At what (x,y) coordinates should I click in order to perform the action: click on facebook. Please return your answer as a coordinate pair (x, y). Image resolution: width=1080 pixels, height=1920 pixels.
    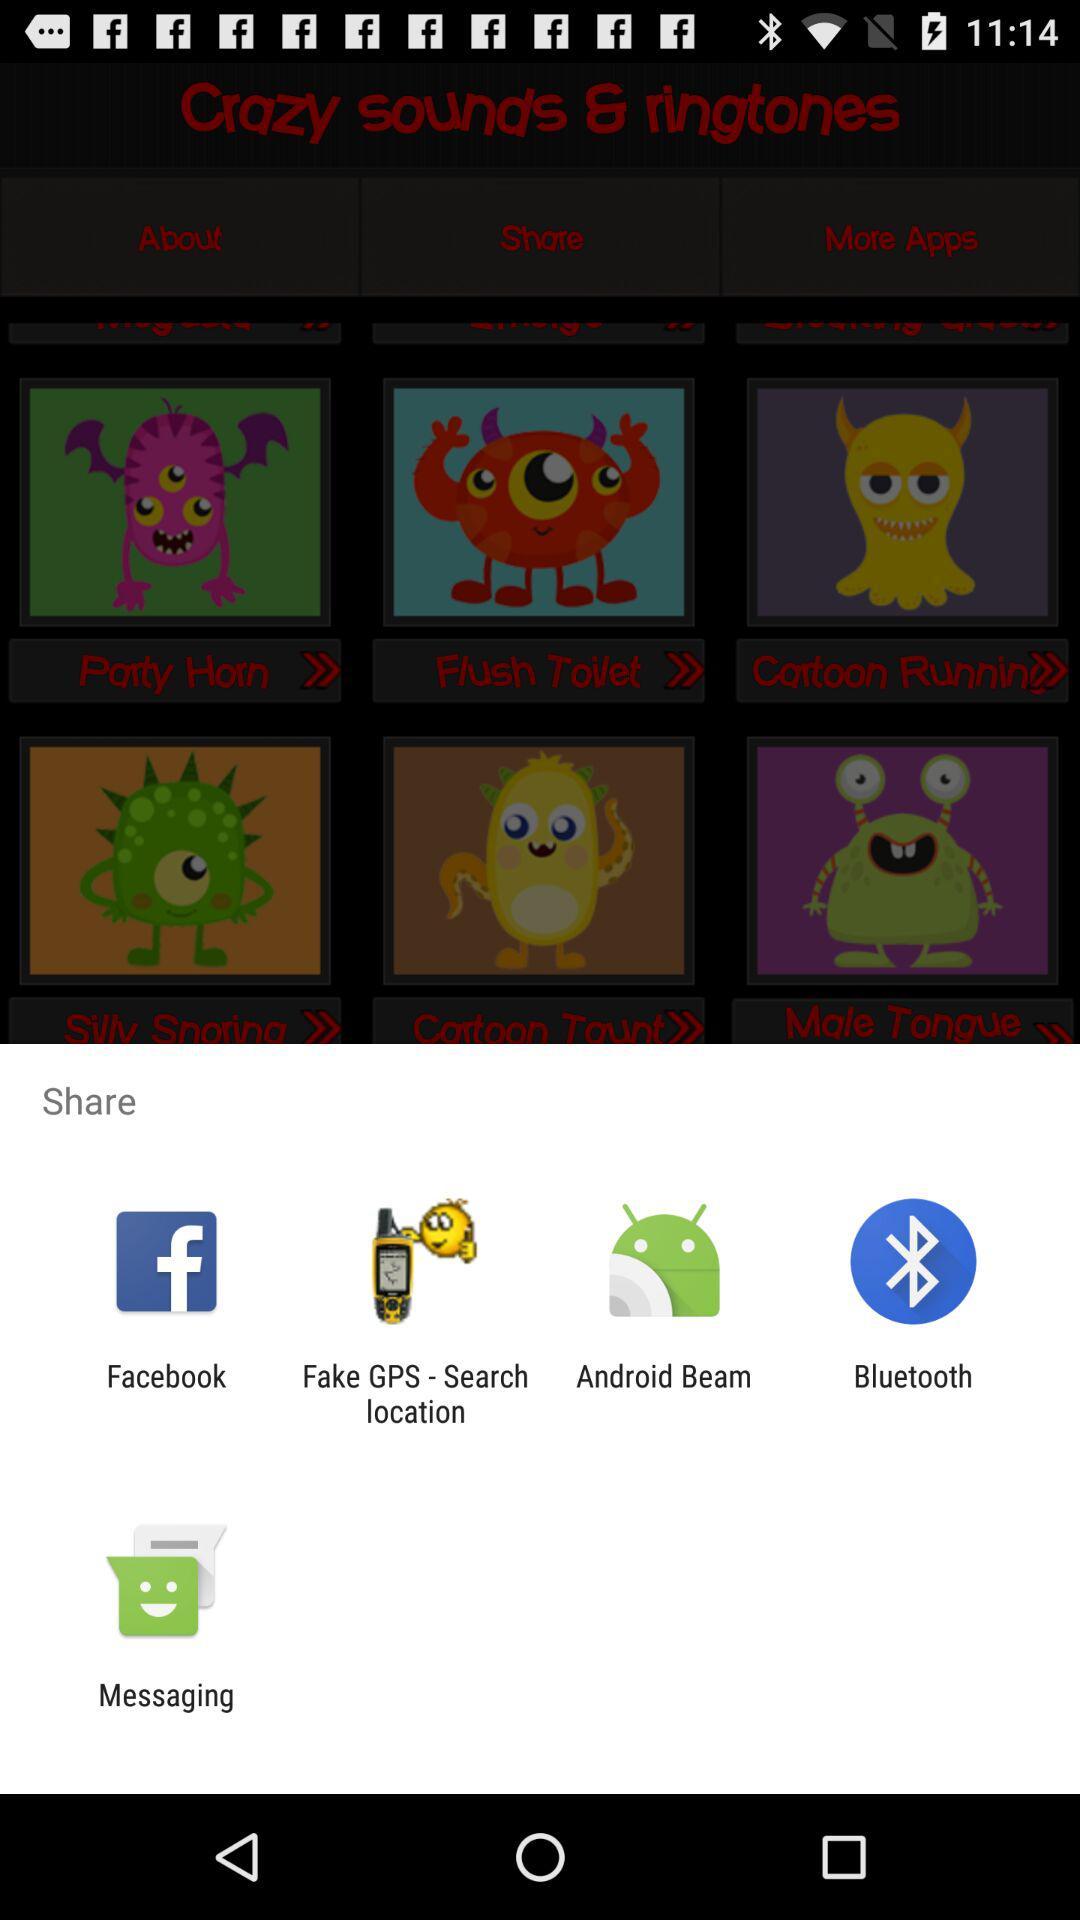
    Looking at the image, I should click on (165, 1392).